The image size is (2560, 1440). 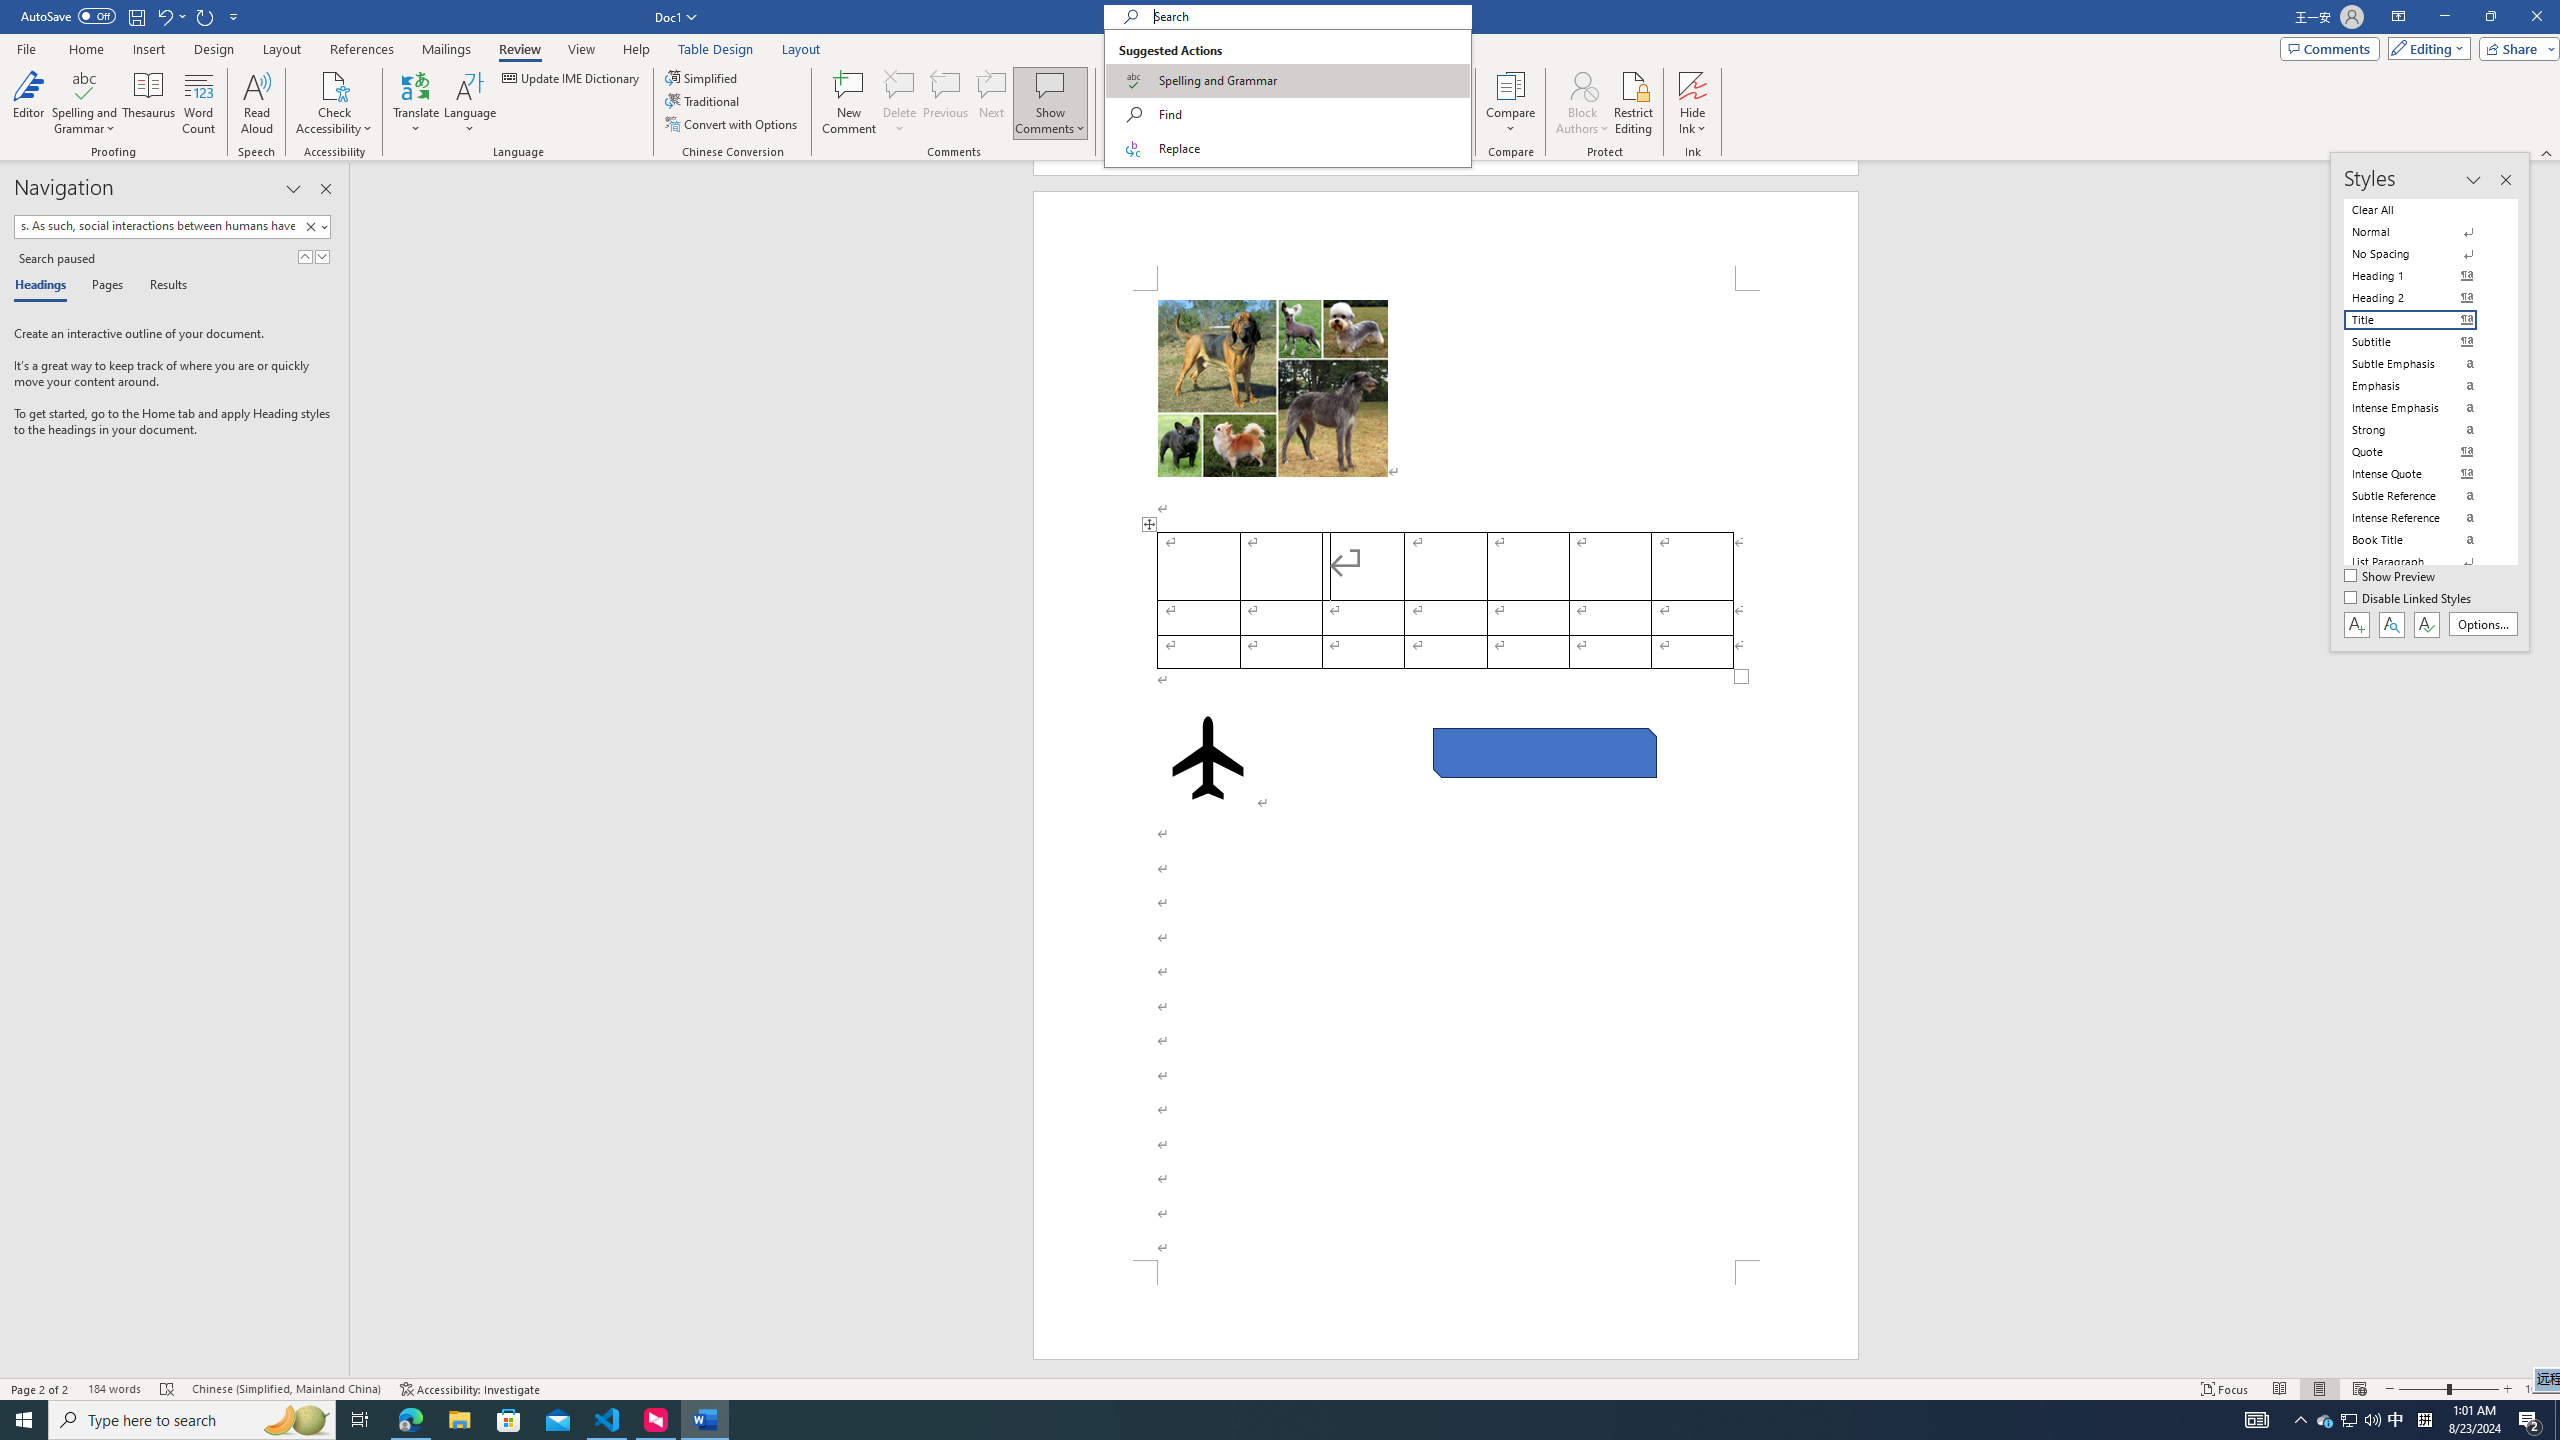 What do you see at coordinates (1287, 149) in the screenshot?
I see `'Replace'` at bounding box center [1287, 149].